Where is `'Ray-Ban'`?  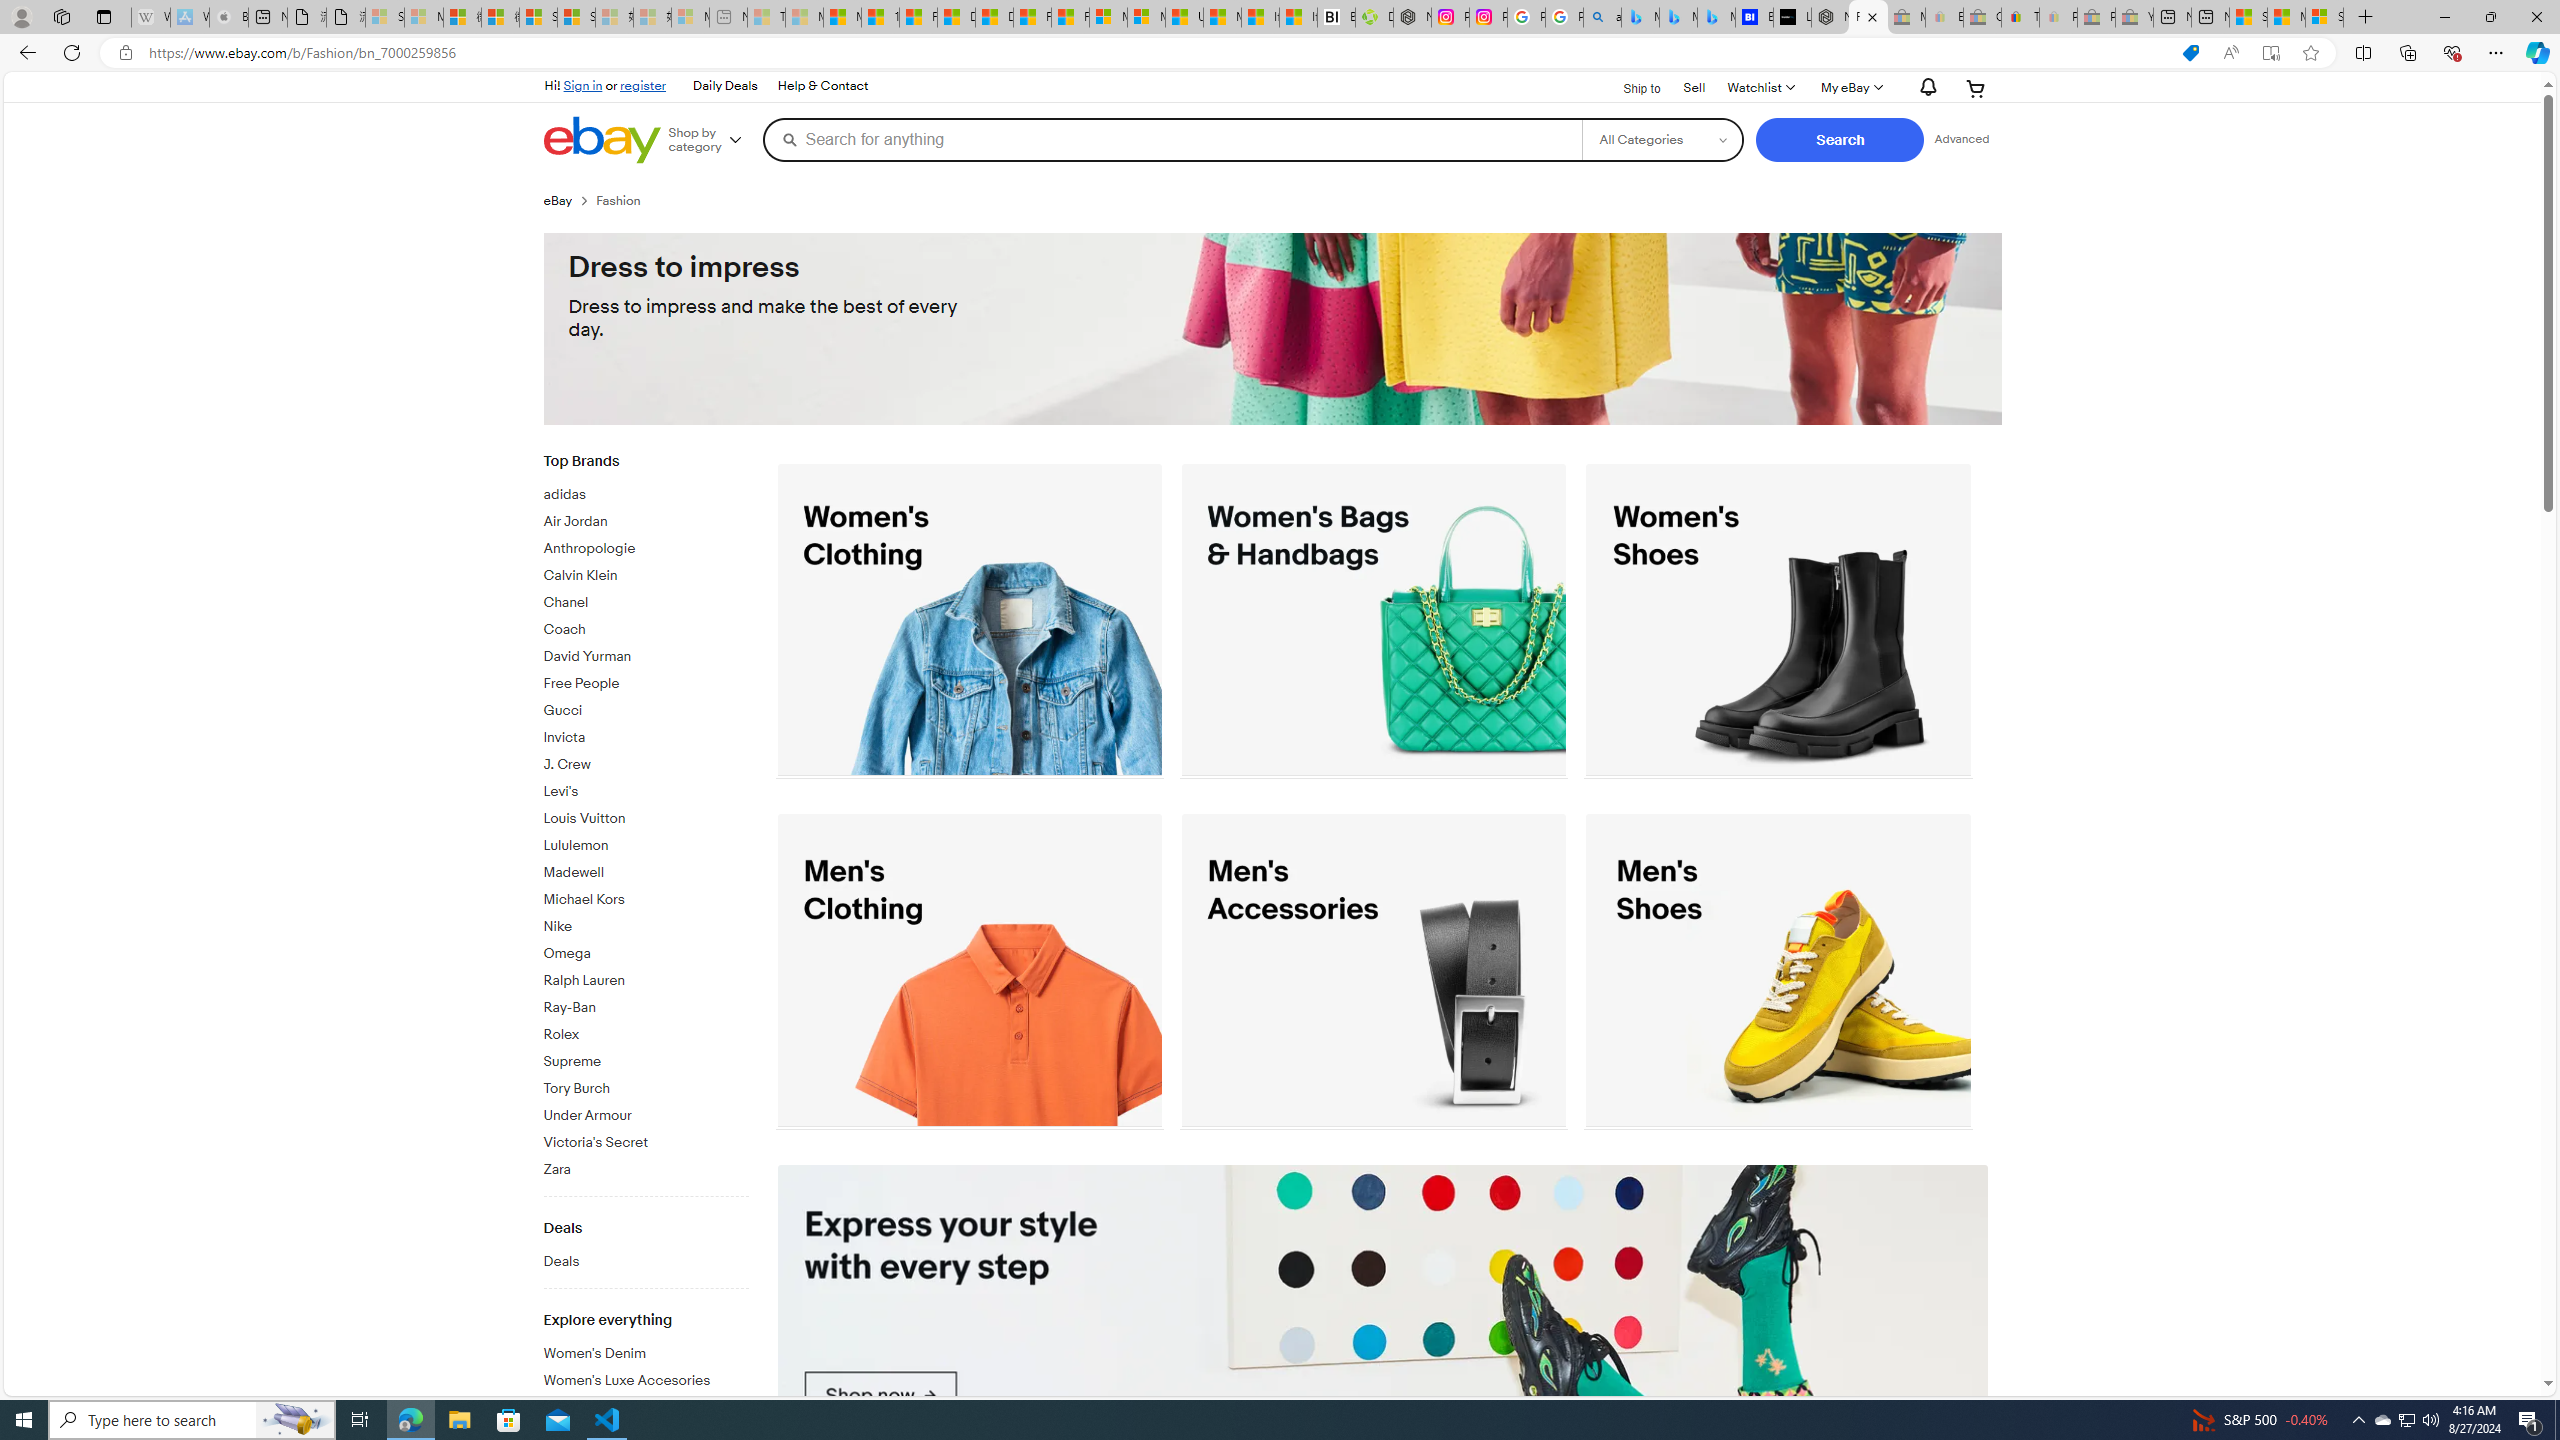
'Ray-Ban' is located at coordinates (645, 1007).